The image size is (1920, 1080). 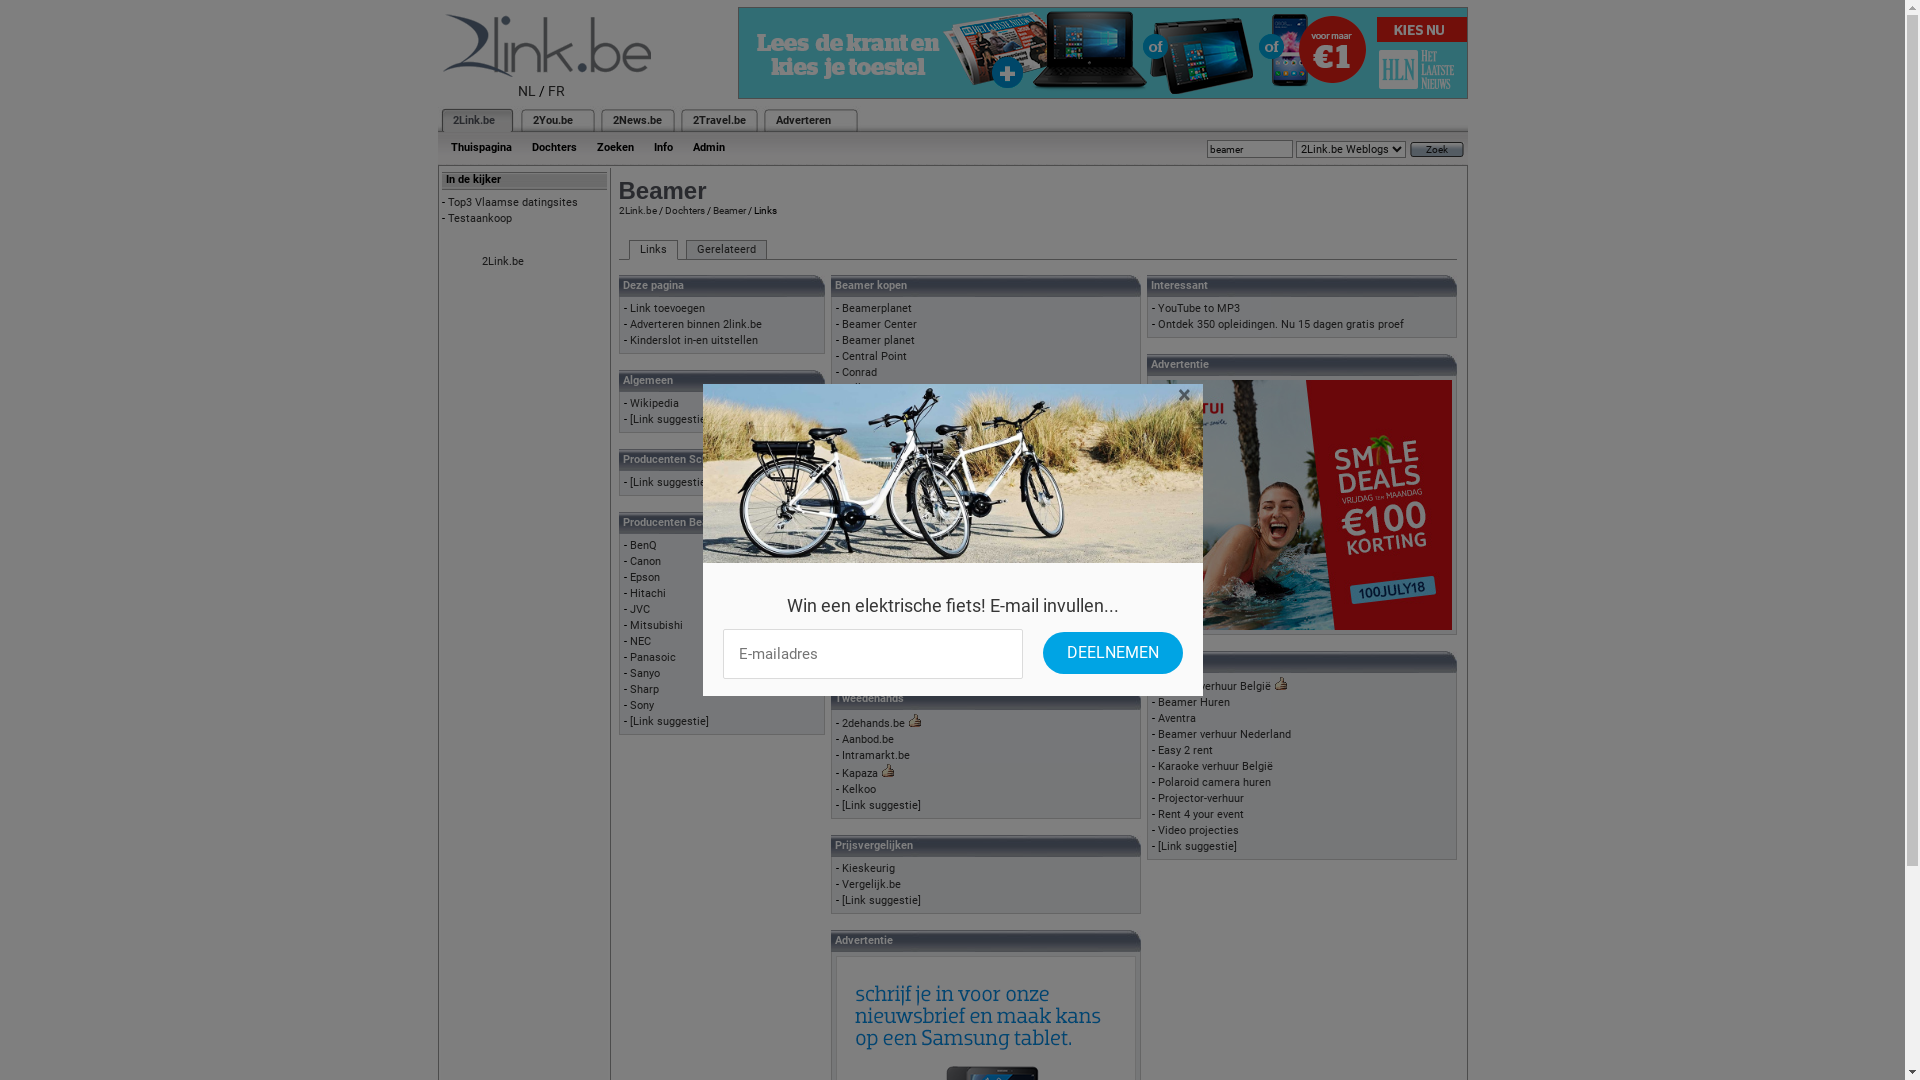 What do you see at coordinates (669, 482) in the screenshot?
I see `'[Link suggestie]'` at bounding box center [669, 482].